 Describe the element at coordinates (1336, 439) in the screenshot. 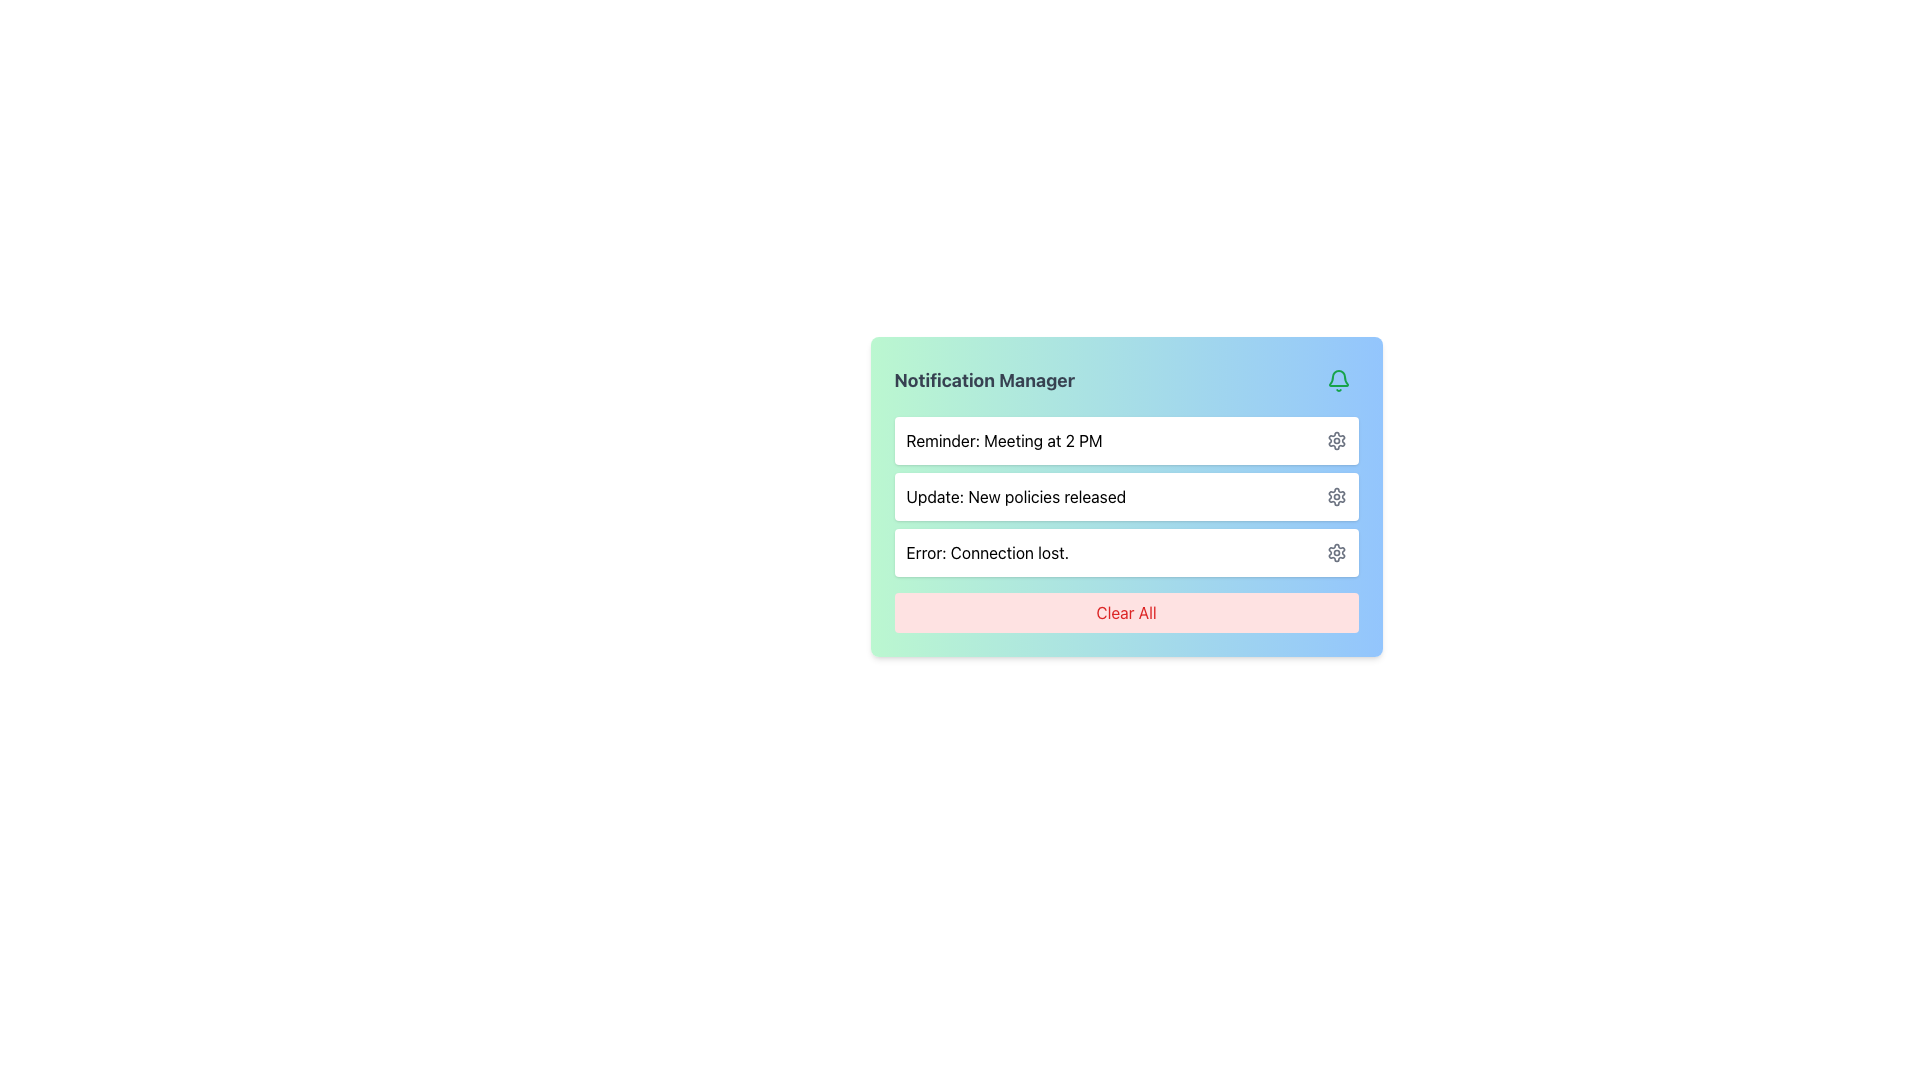

I see `the first gear icon located directly to the right of the 'Reminder: Meeting at 2 PM' notification` at that location.